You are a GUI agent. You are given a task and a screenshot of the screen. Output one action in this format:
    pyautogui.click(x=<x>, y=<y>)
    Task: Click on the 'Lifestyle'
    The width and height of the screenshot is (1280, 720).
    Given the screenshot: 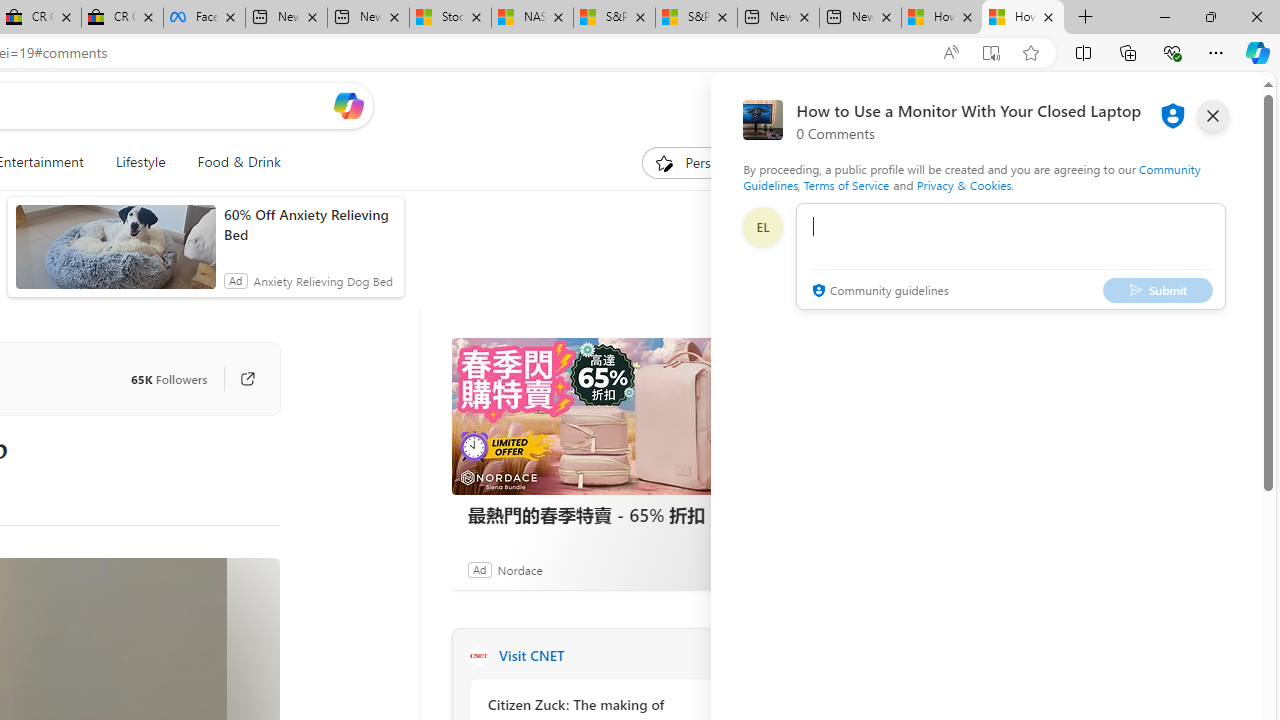 What is the action you would take?
    pyautogui.click(x=139, y=162)
    